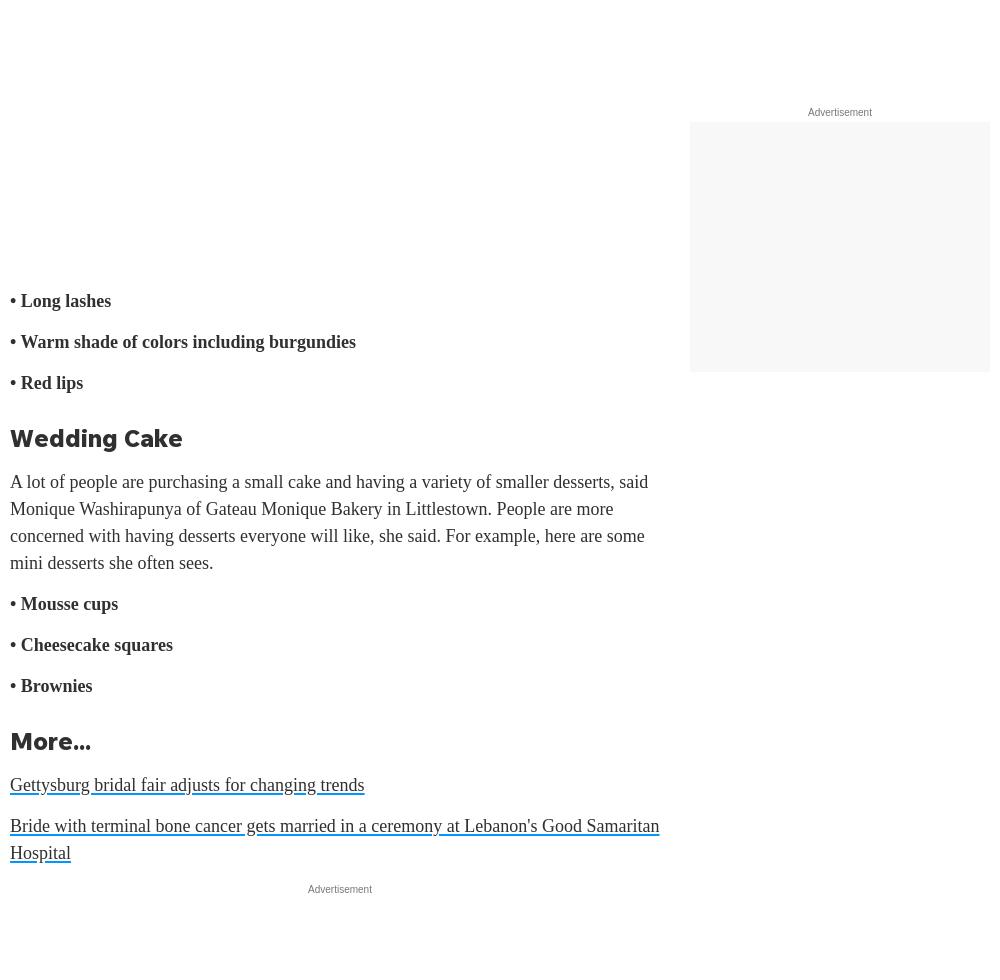  Describe the element at coordinates (95, 437) in the screenshot. I see `'Wedding Cake'` at that location.